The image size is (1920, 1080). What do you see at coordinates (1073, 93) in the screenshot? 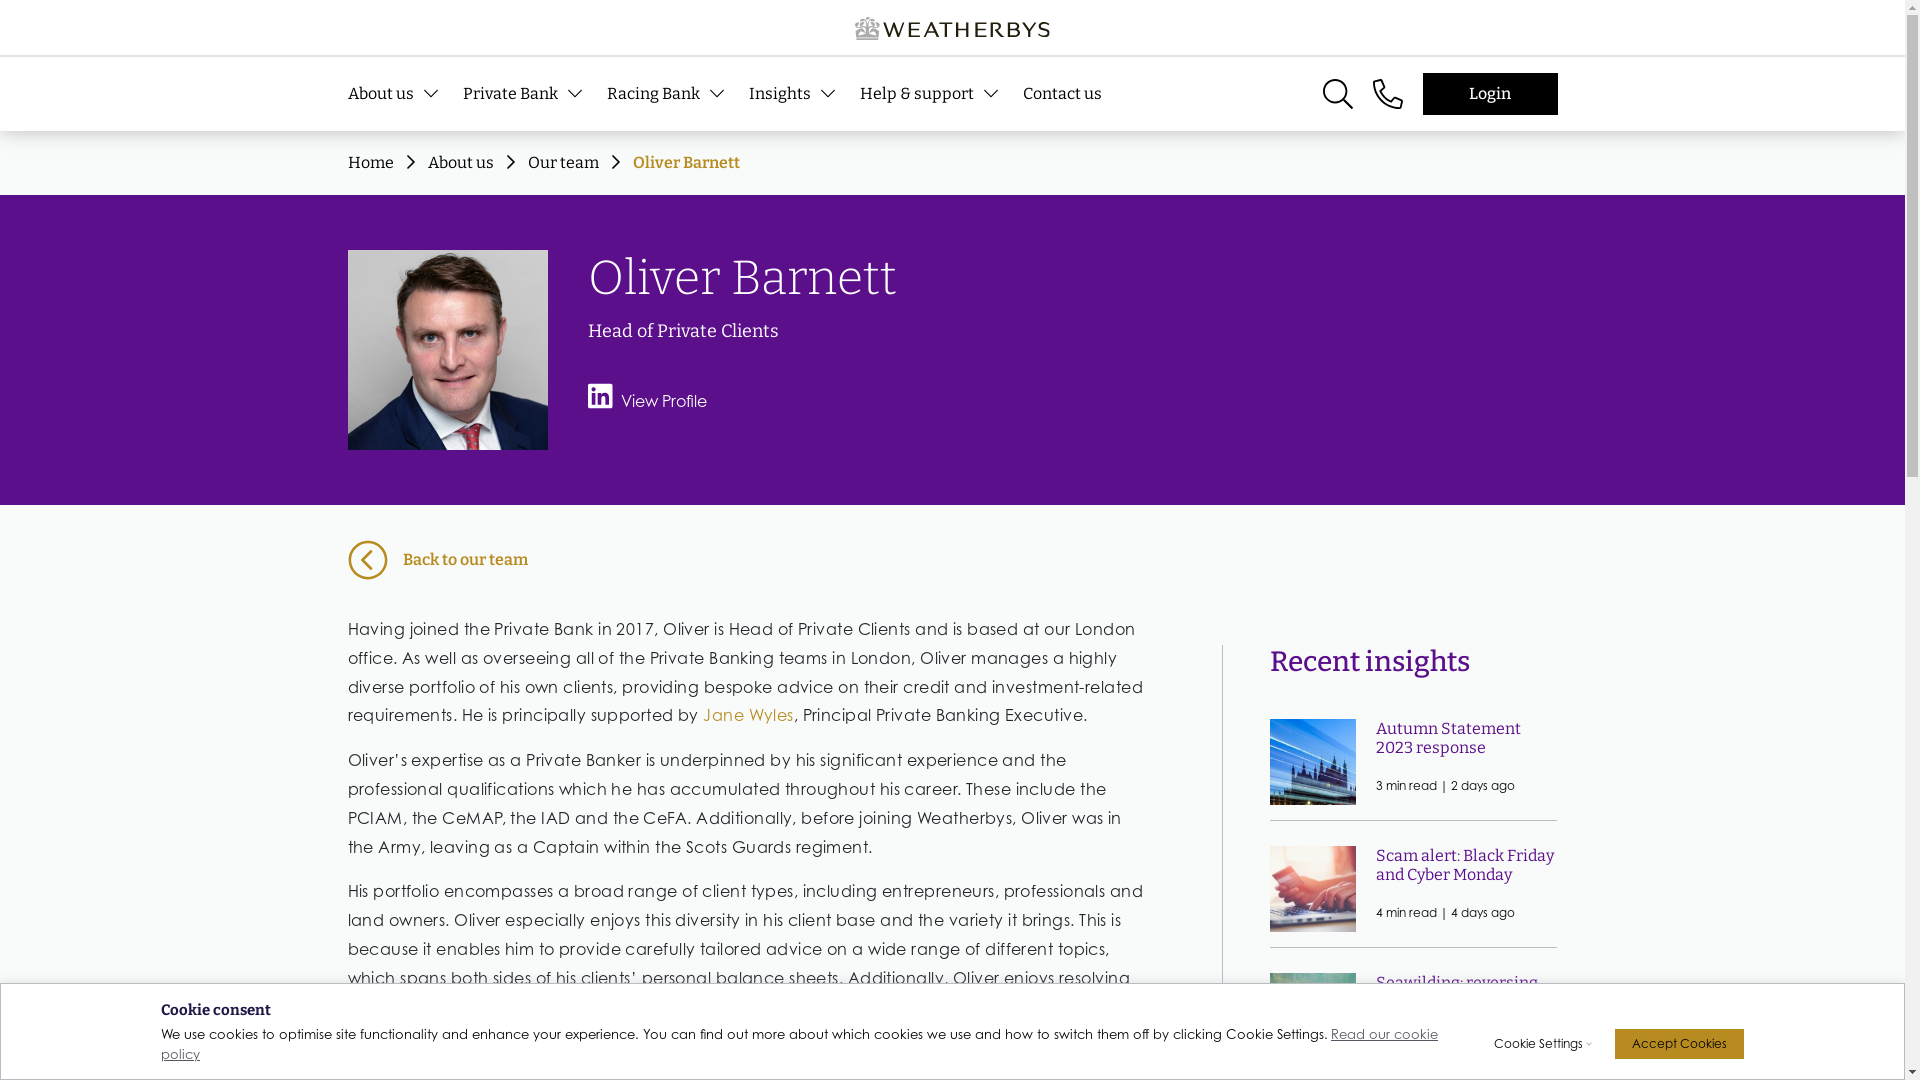
I see `'Contact us'` at bounding box center [1073, 93].